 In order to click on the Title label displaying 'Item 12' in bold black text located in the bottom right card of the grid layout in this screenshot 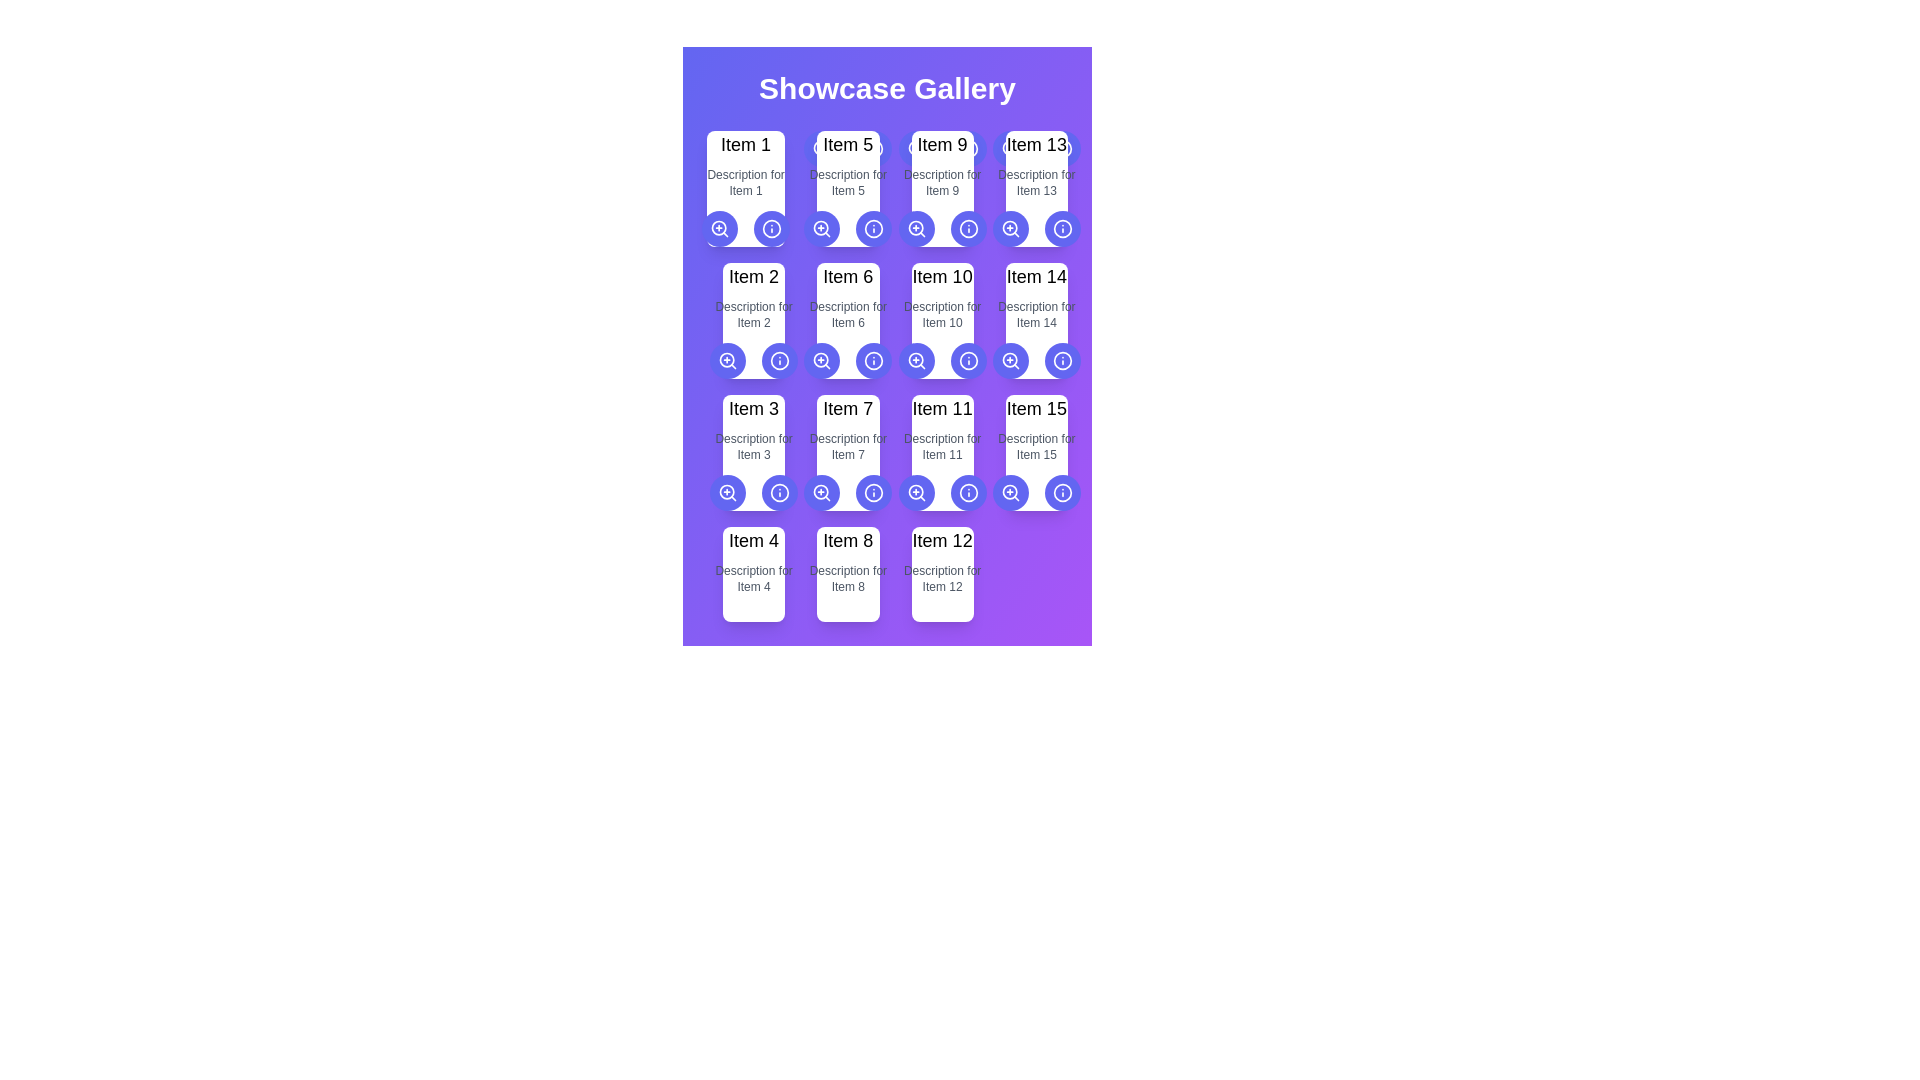, I will do `click(941, 540)`.